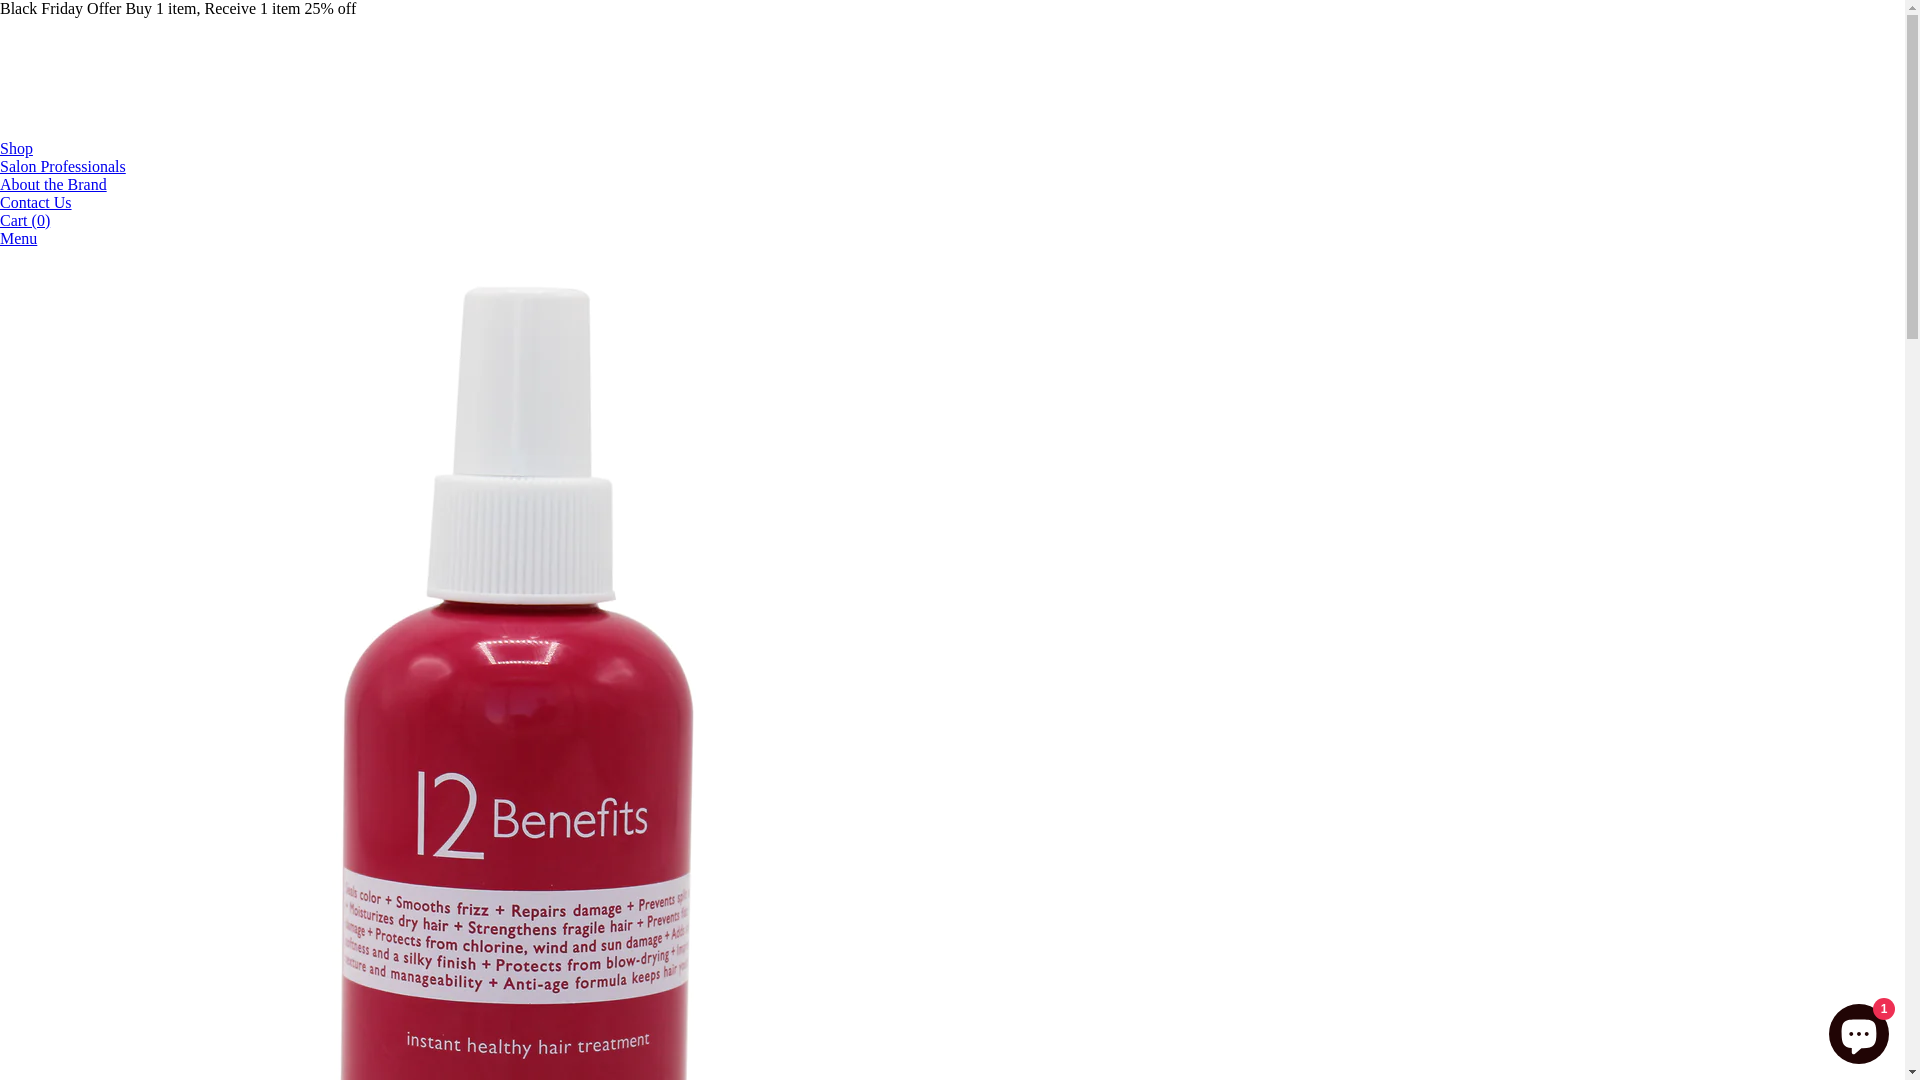 This screenshot has height=1080, width=1920. I want to click on 'Salon Professionals', so click(0, 165).